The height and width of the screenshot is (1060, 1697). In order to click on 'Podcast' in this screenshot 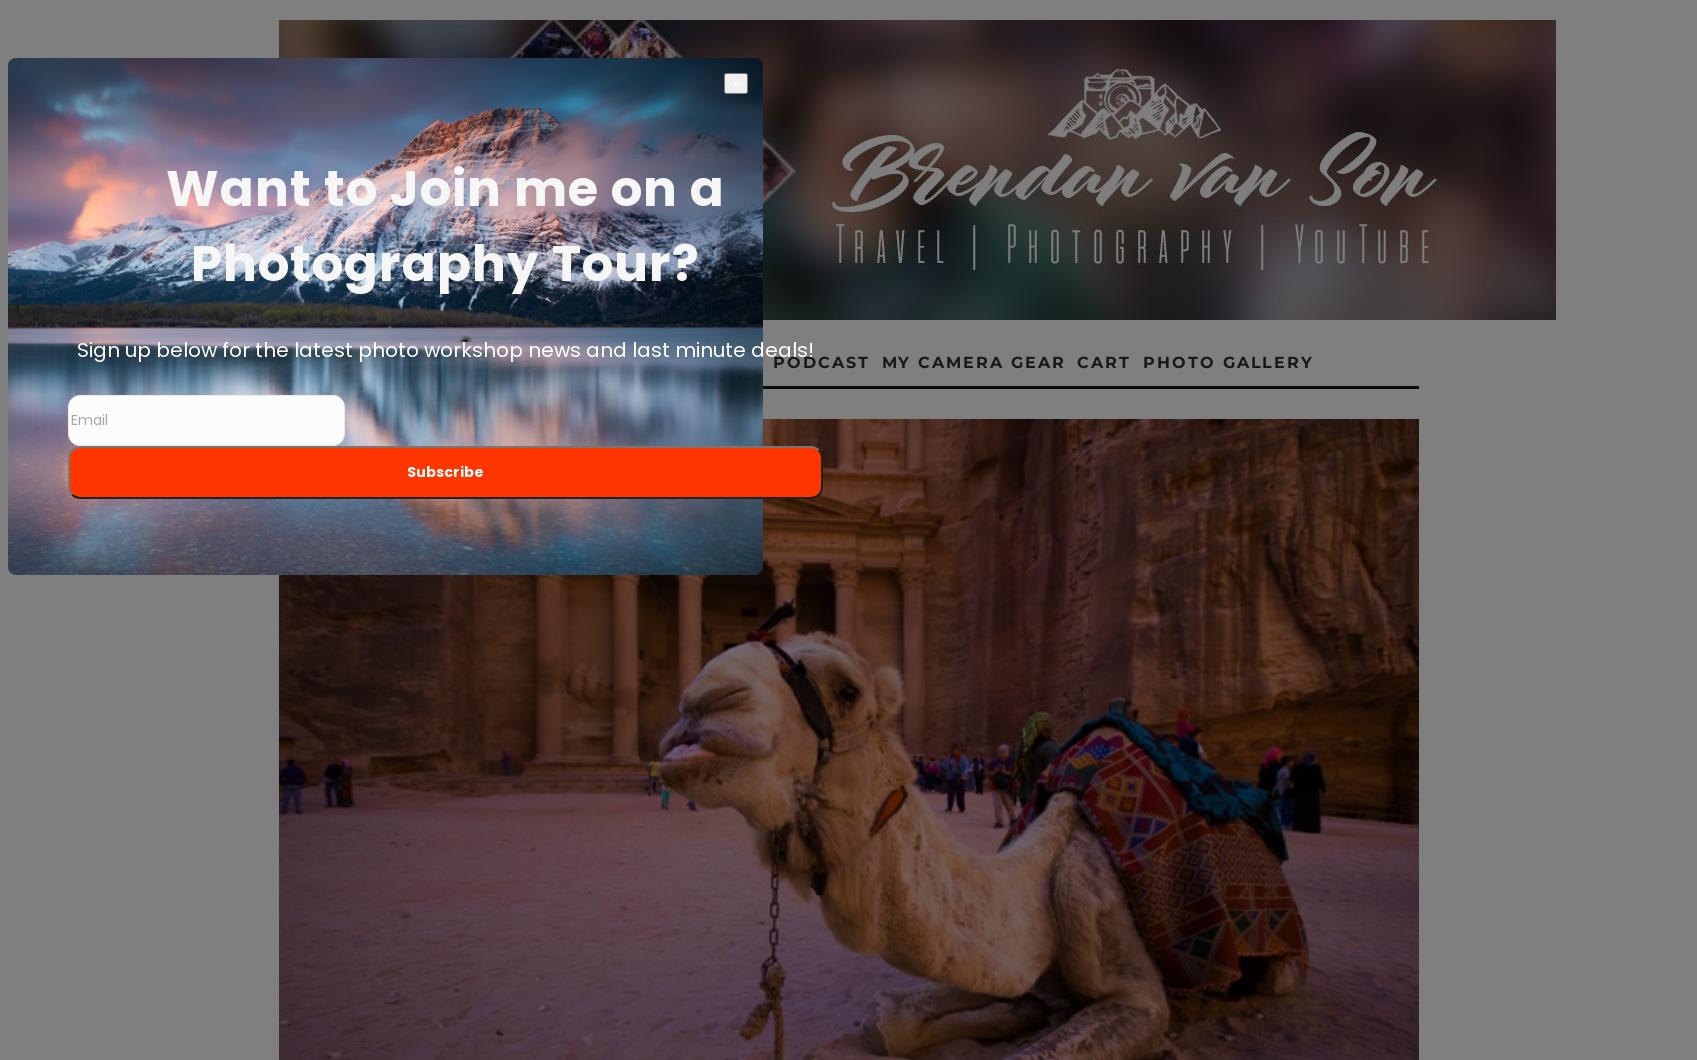, I will do `click(821, 362)`.